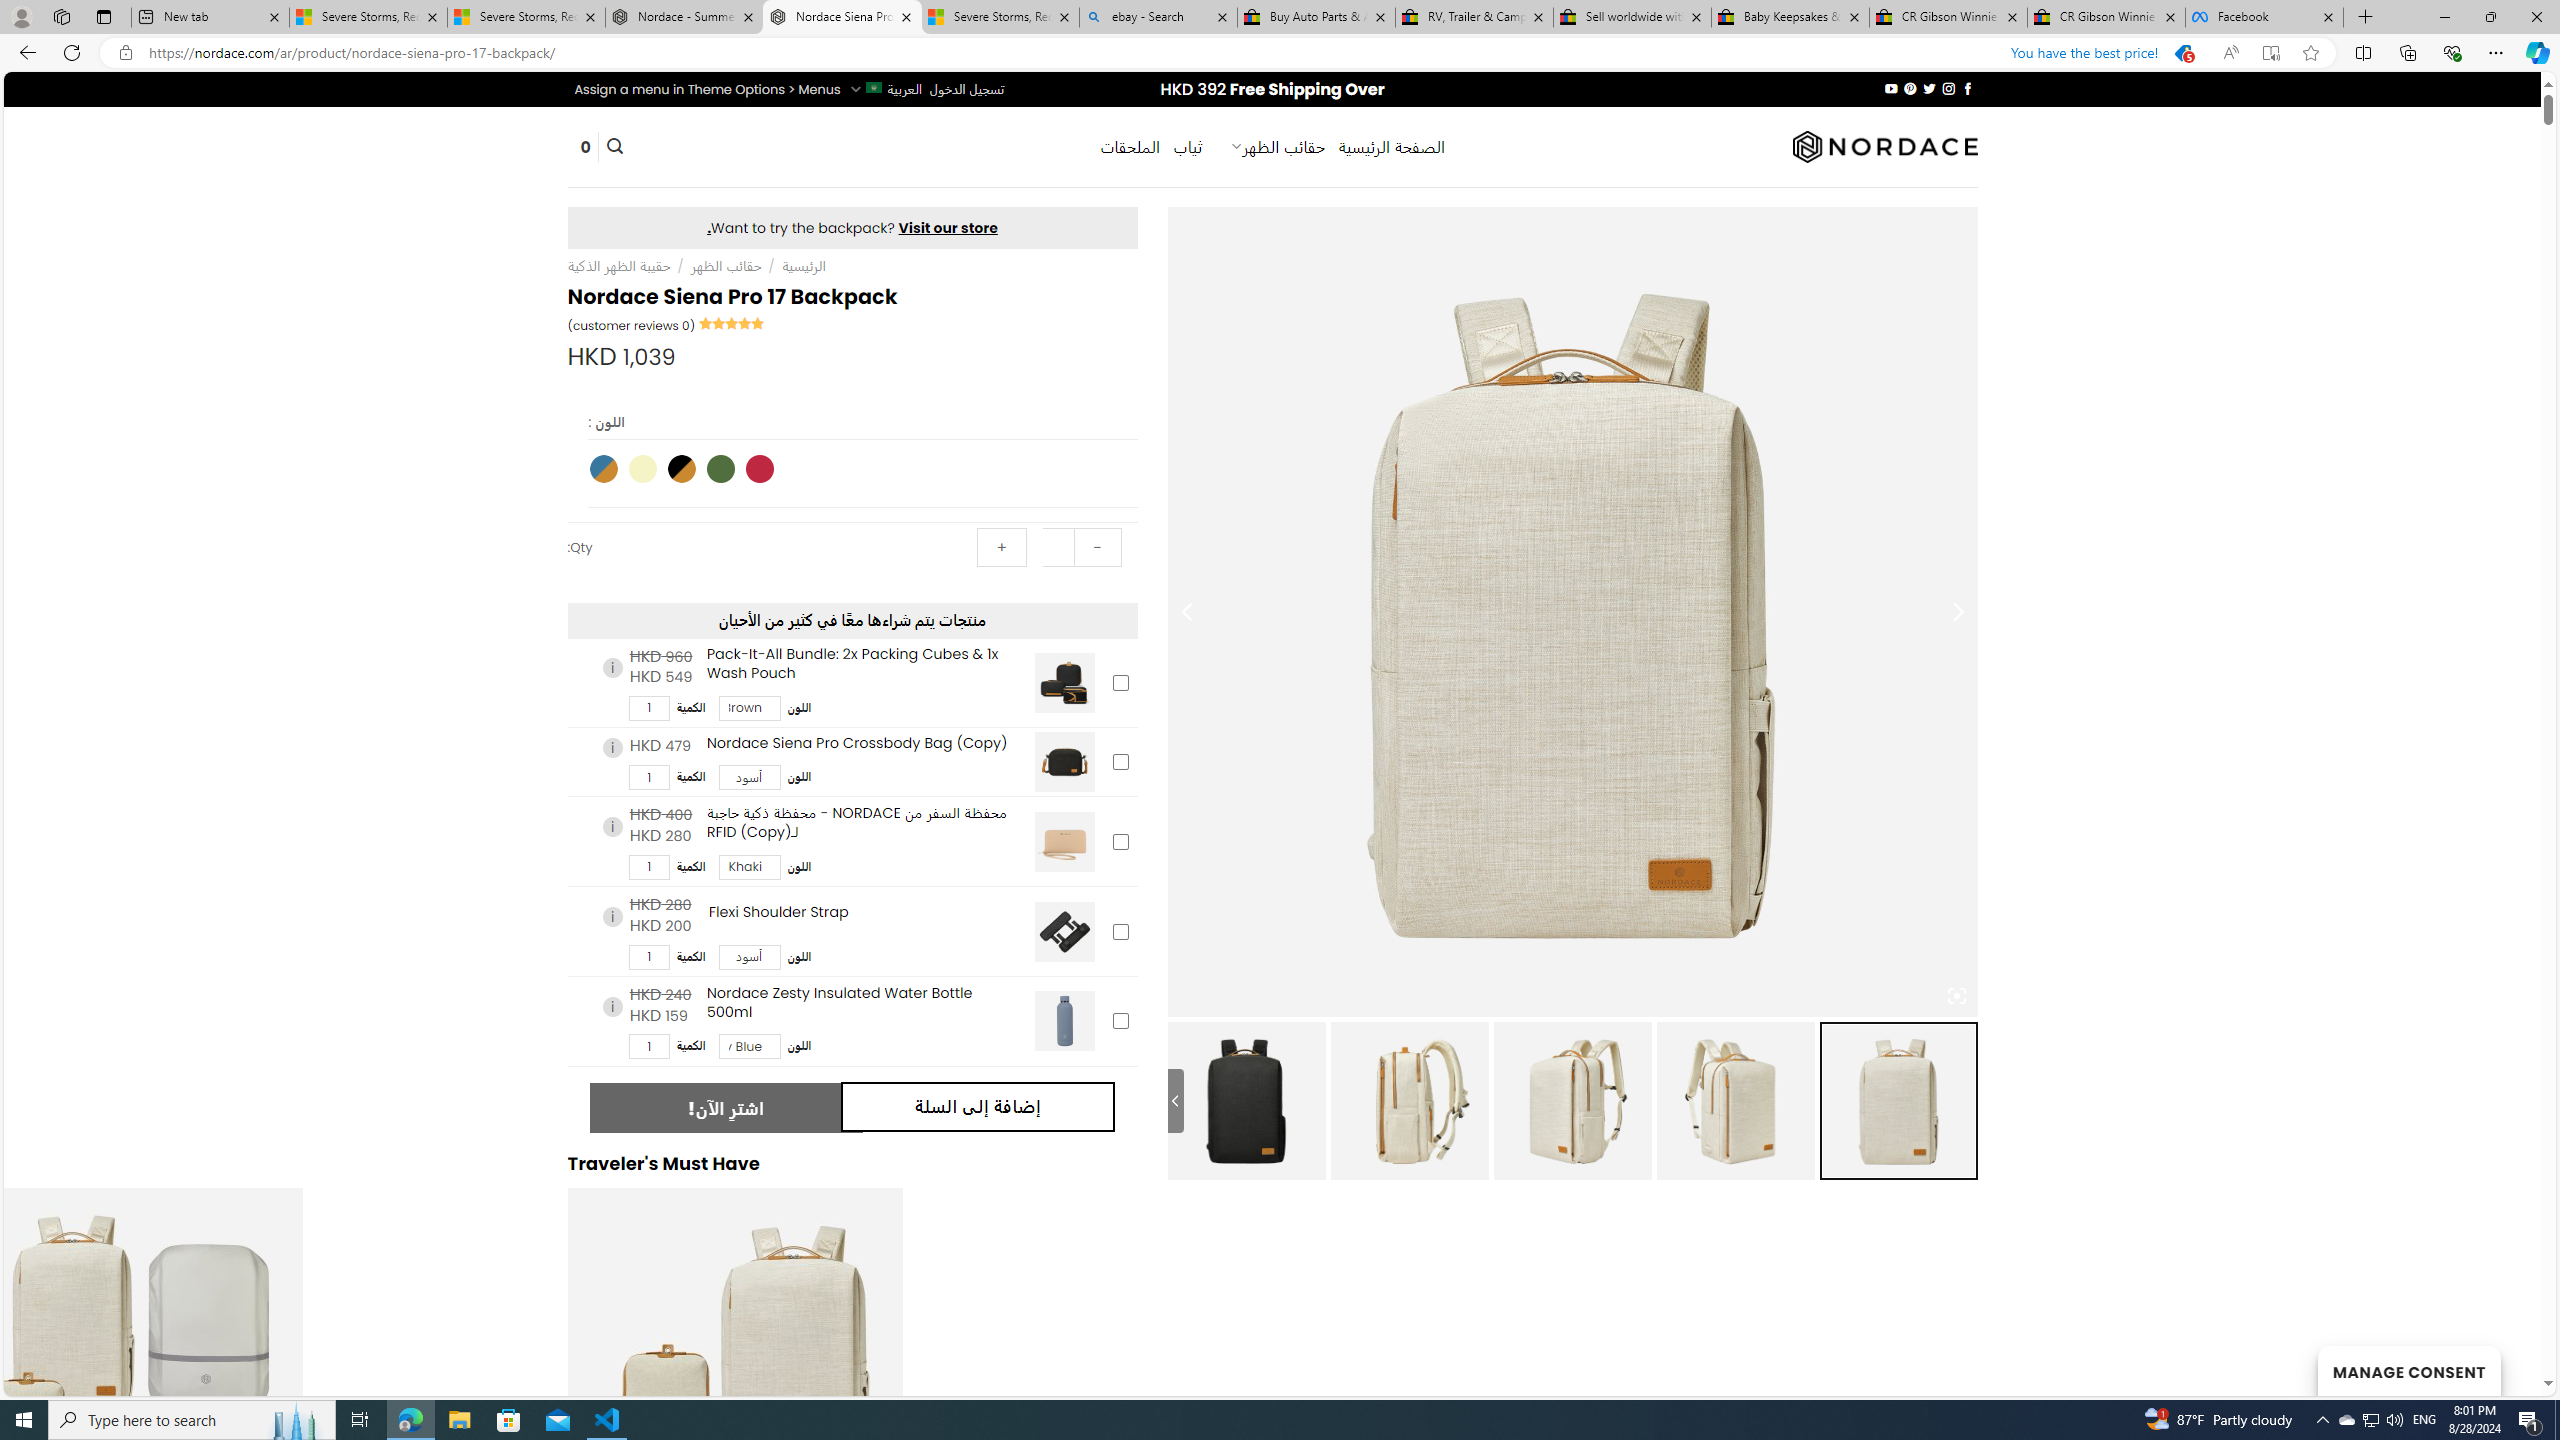 This screenshot has width=2560, height=1440. What do you see at coordinates (2408, 1370) in the screenshot?
I see `'MANAGE CONSENT'` at bounding box center [2408, 1370].